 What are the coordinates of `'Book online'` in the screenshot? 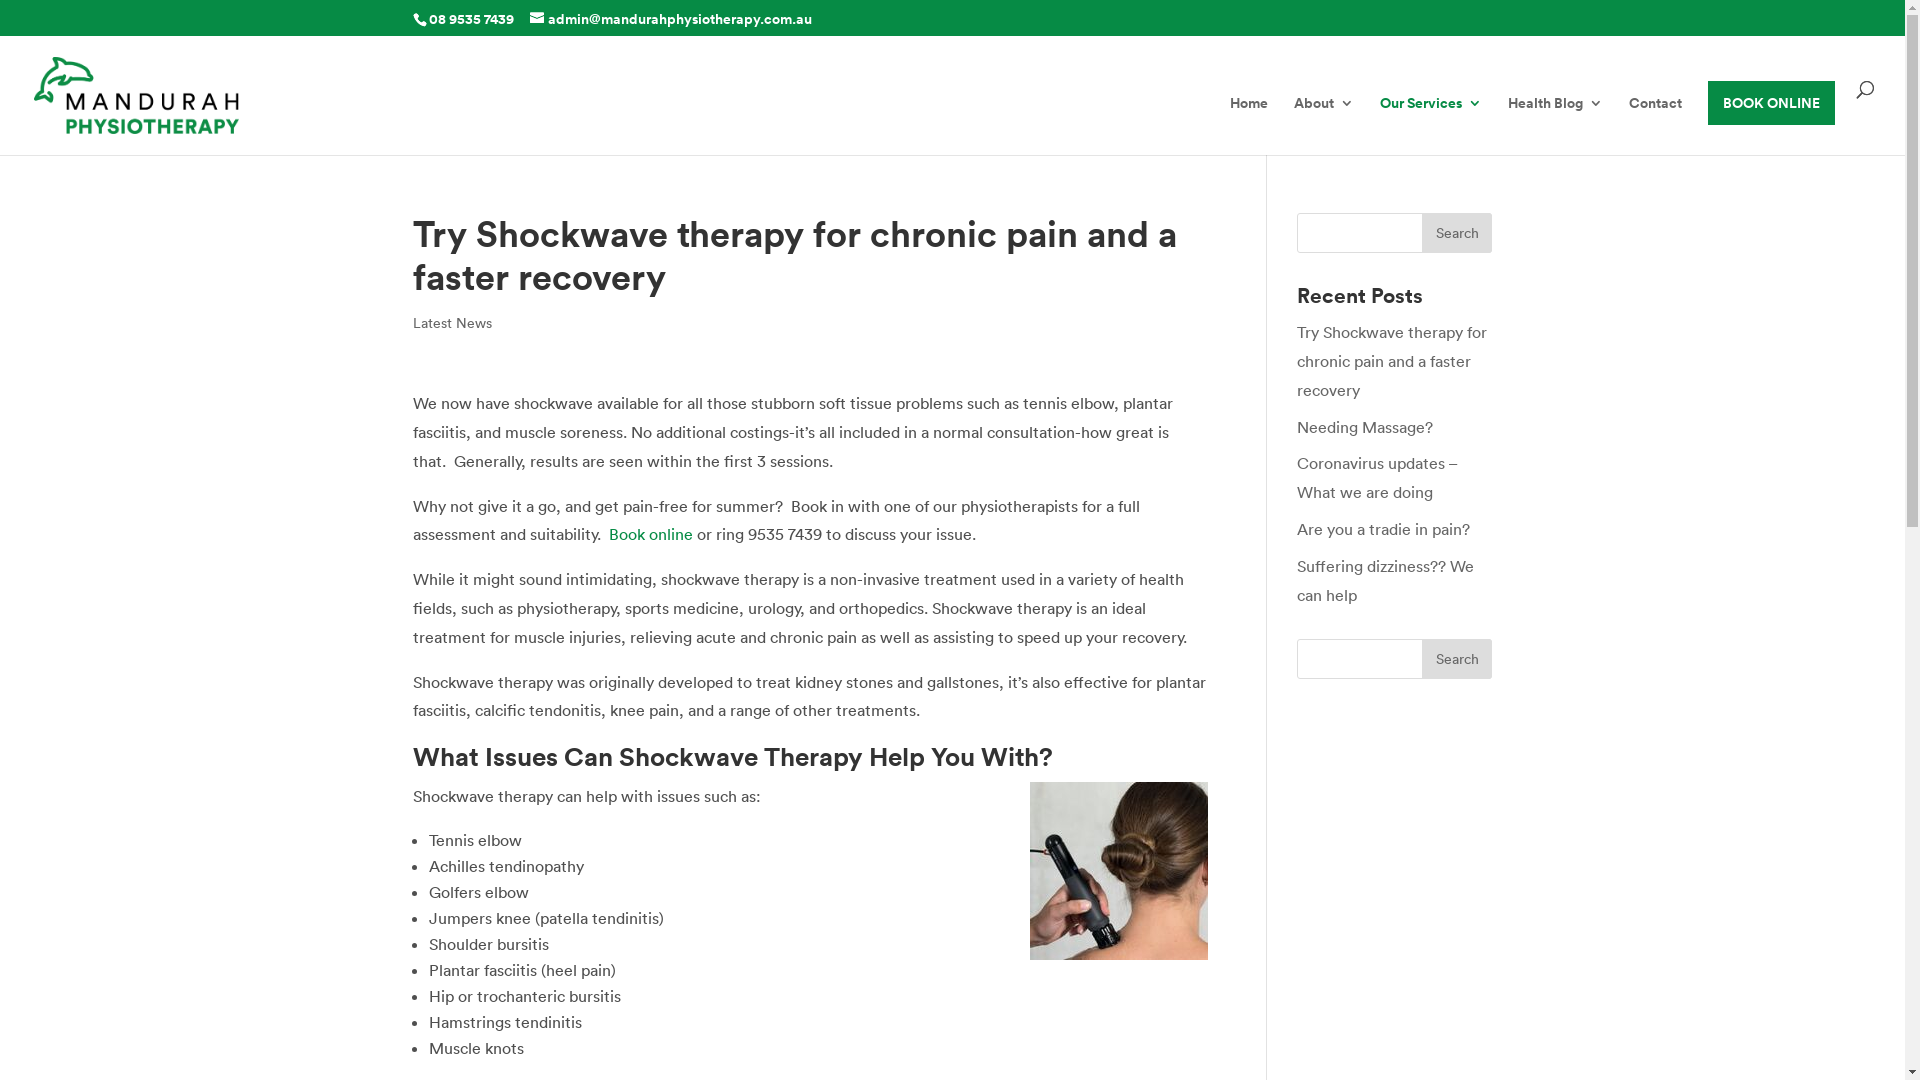 It's located at (607, 532).